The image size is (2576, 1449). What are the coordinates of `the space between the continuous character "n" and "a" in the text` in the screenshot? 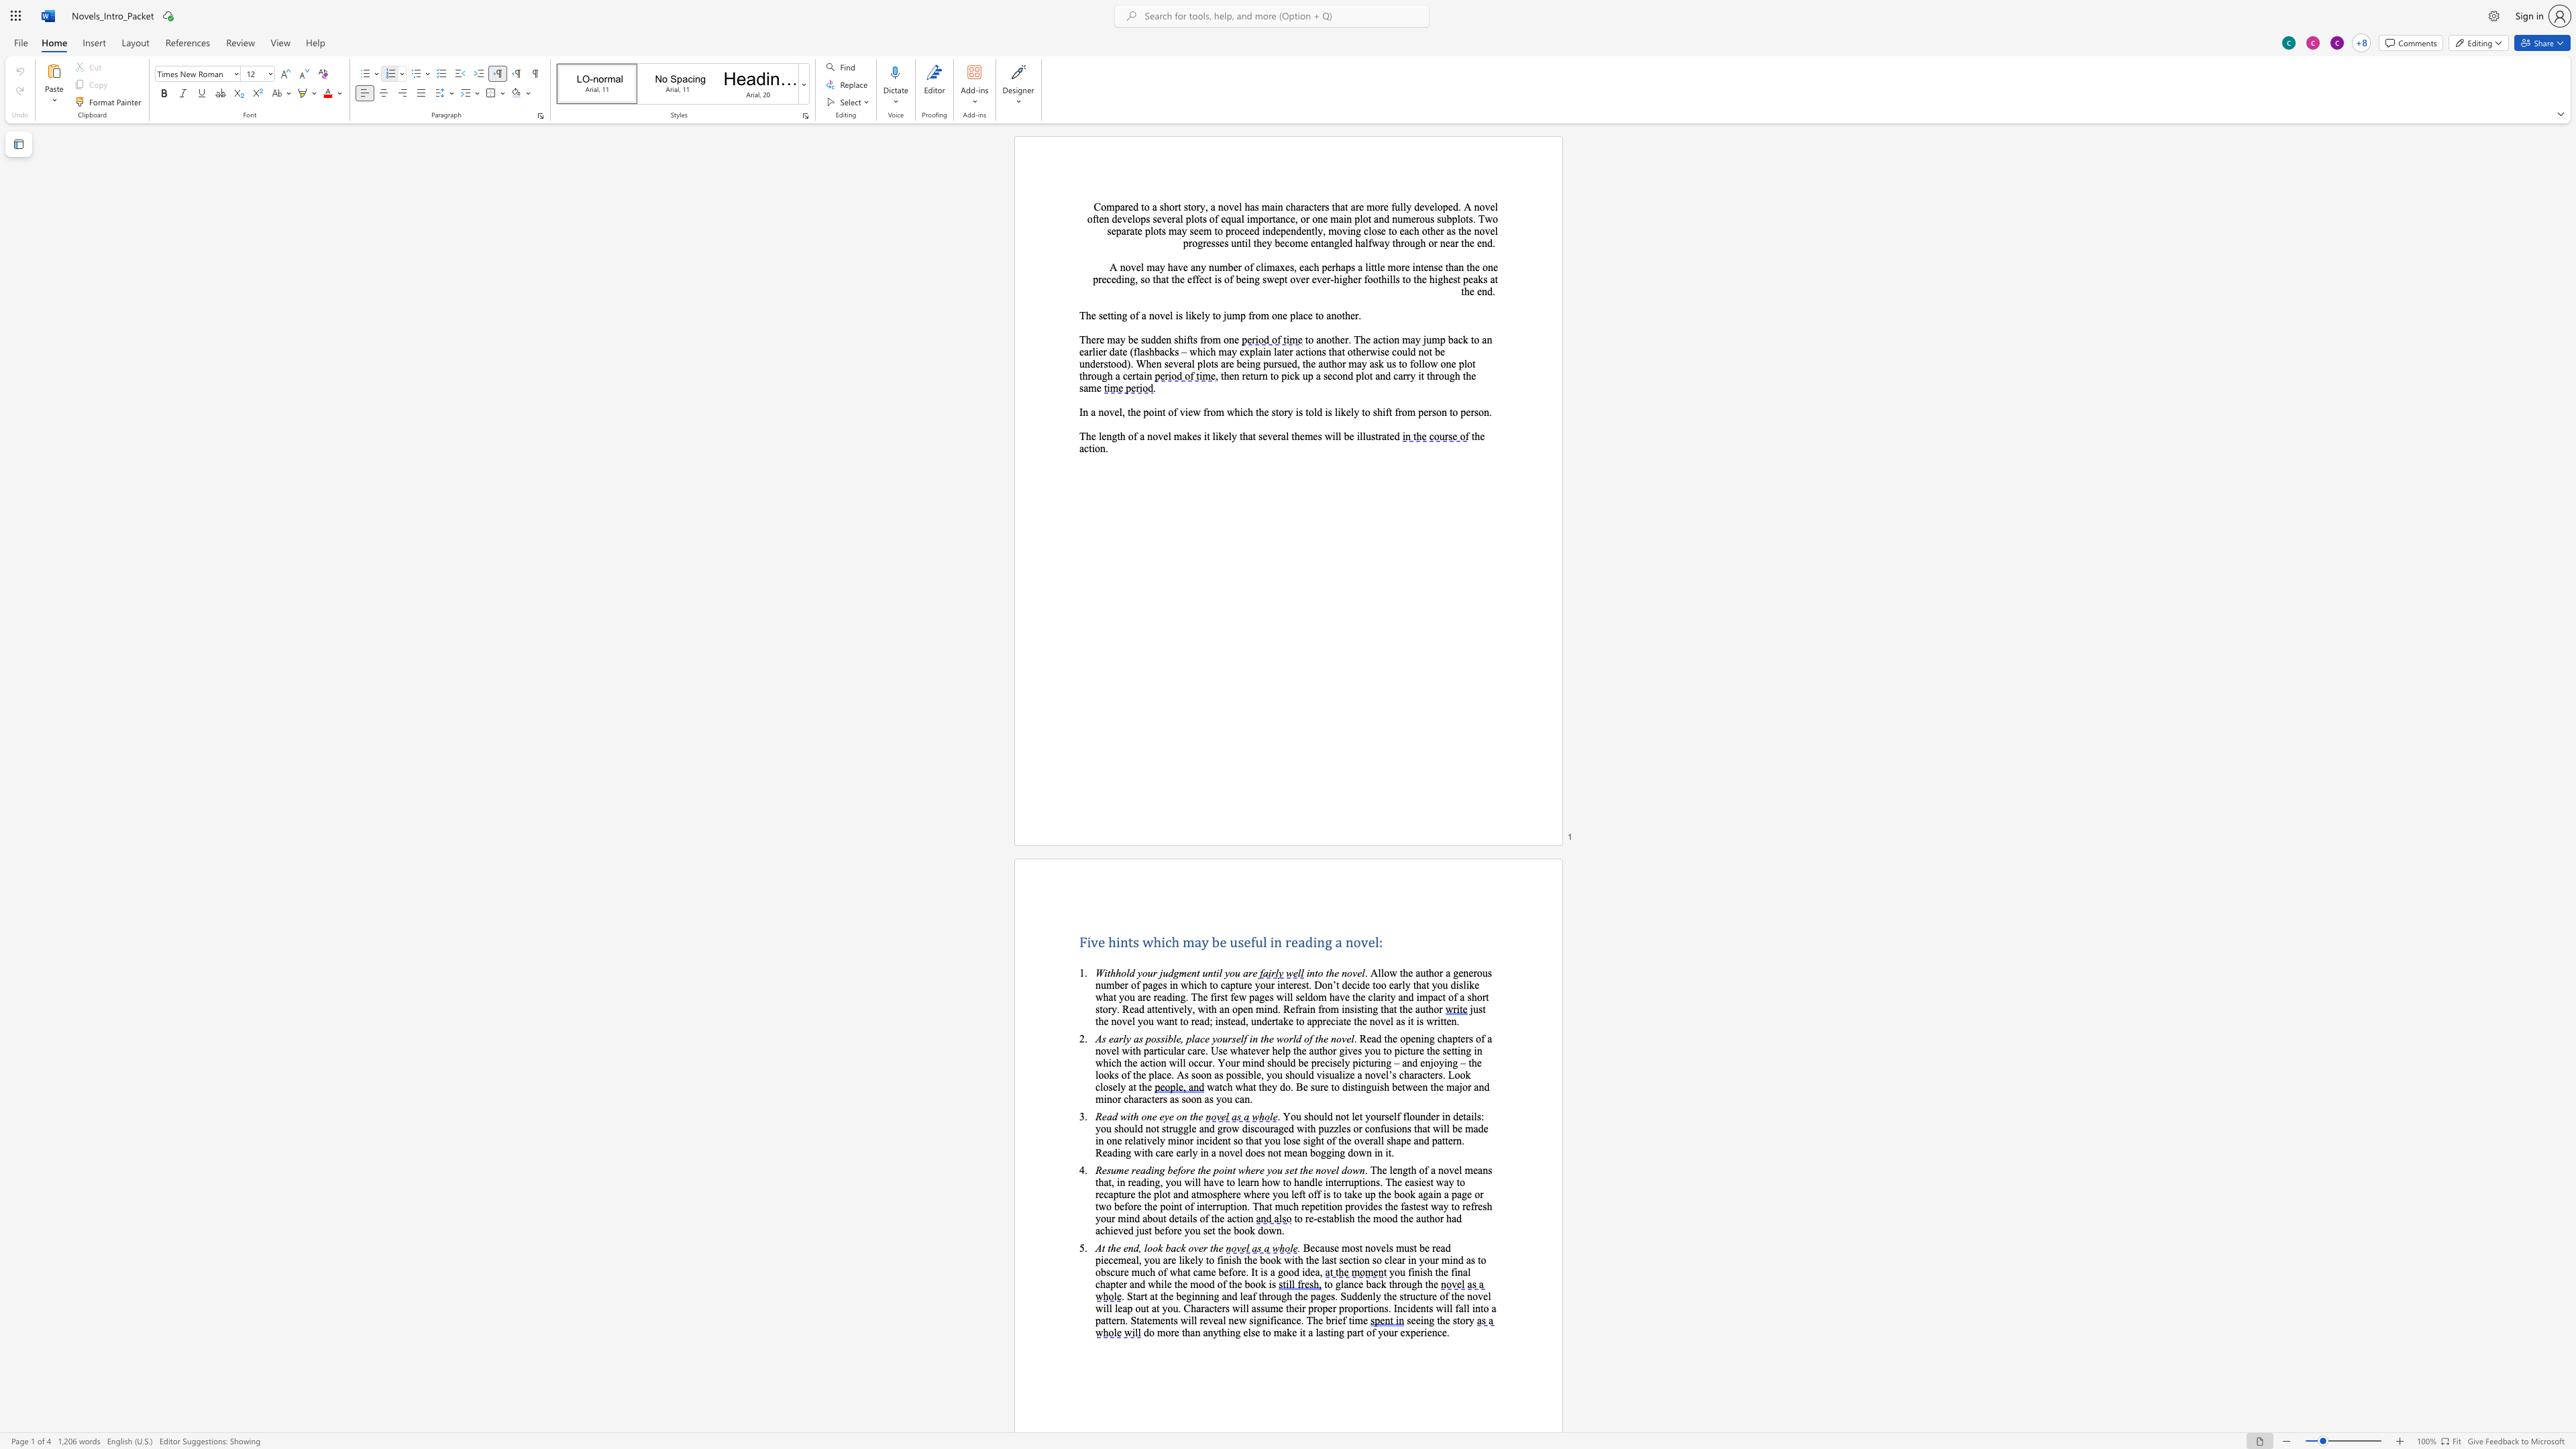 It's located at (1461, 1271).